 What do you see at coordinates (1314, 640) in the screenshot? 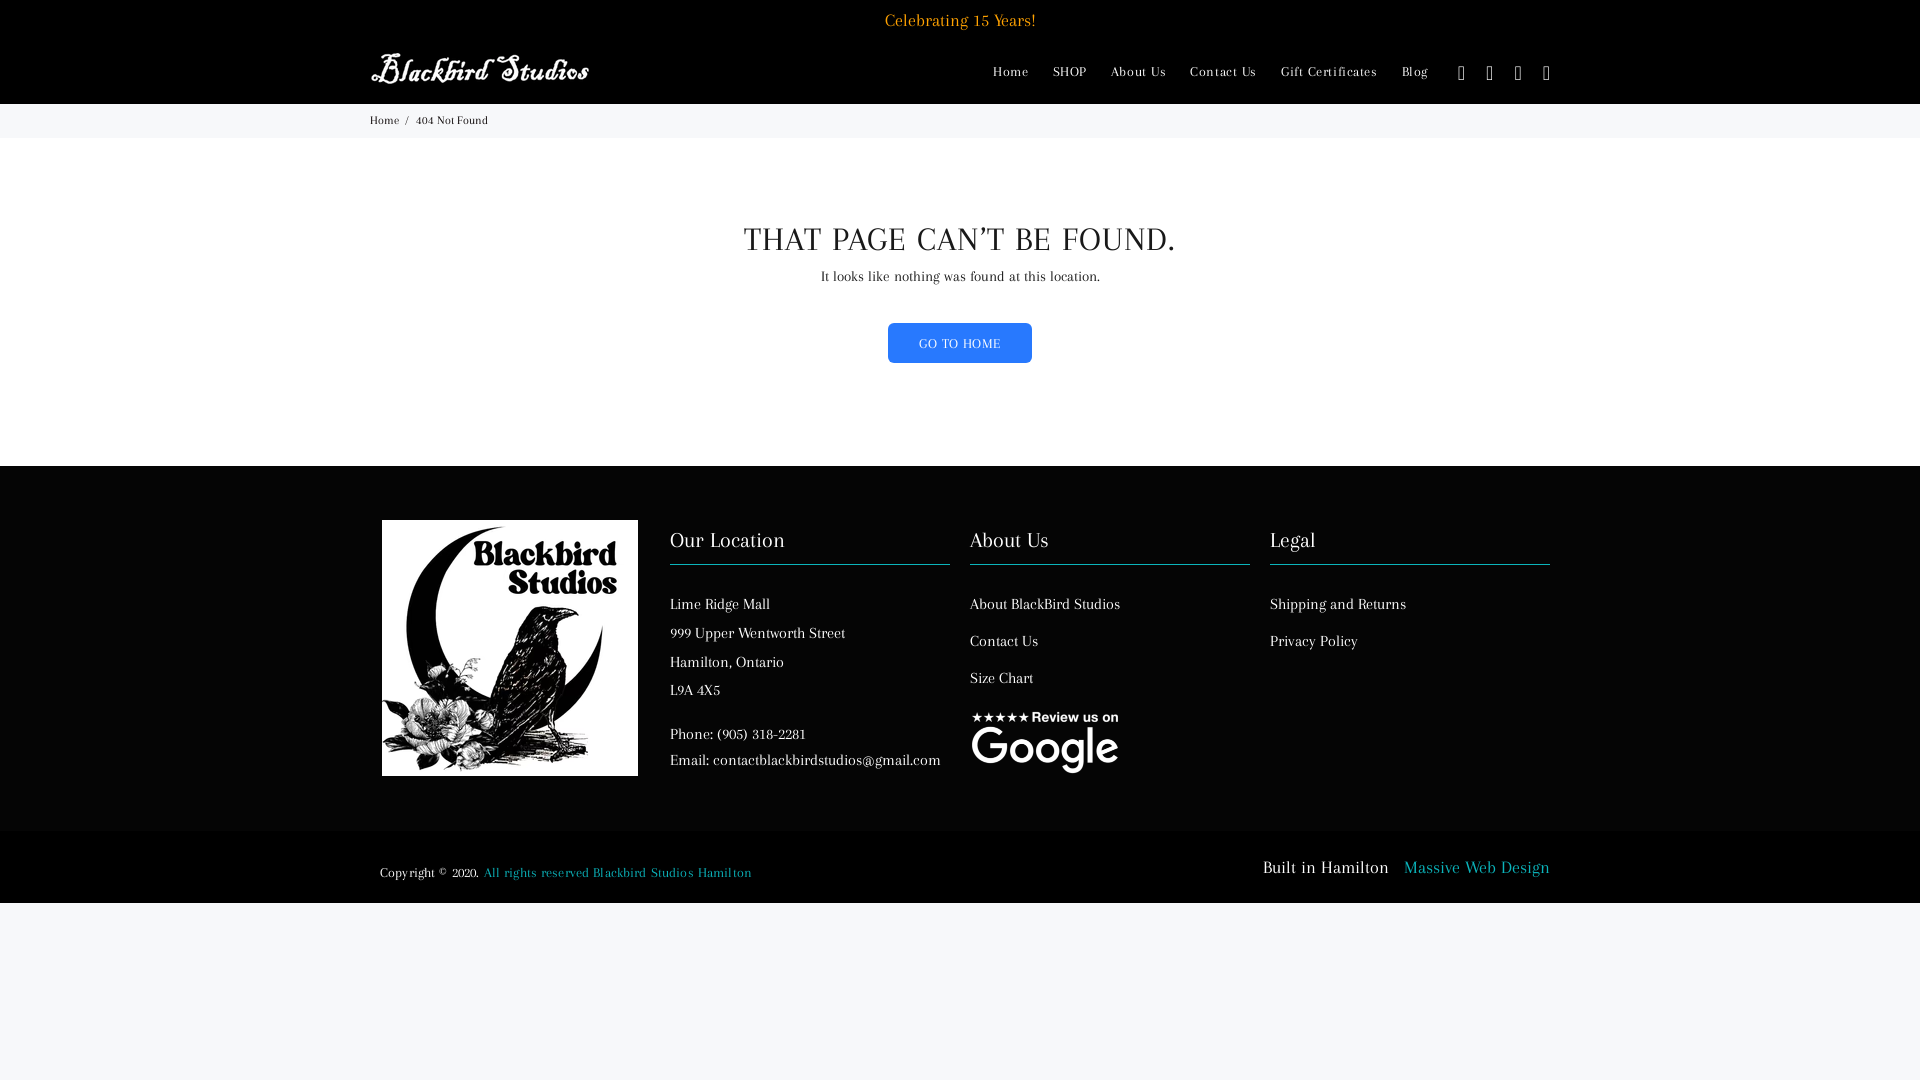
I see `'Privacy Policy'` at bounding box center [1314, 640].